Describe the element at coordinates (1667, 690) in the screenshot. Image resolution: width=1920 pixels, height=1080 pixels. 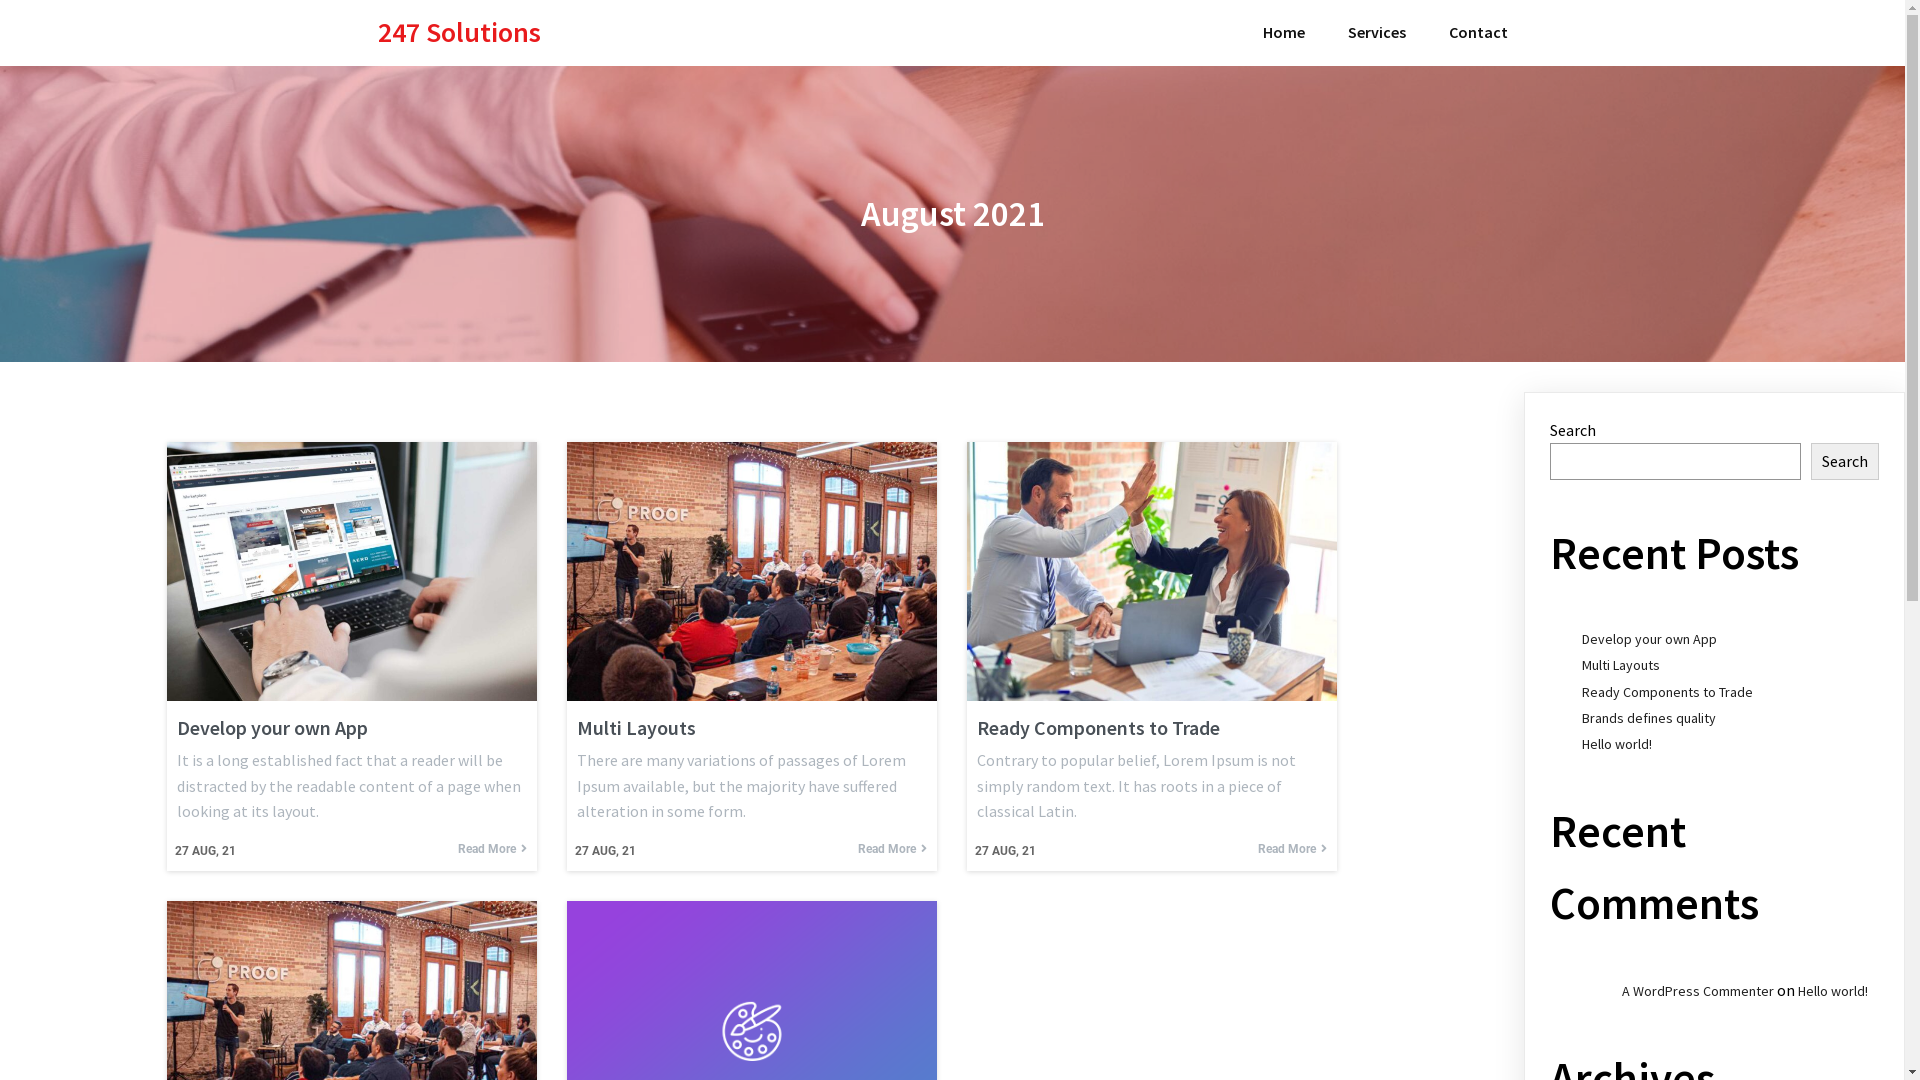
I see `'Ready Components to Trade'` at that location.